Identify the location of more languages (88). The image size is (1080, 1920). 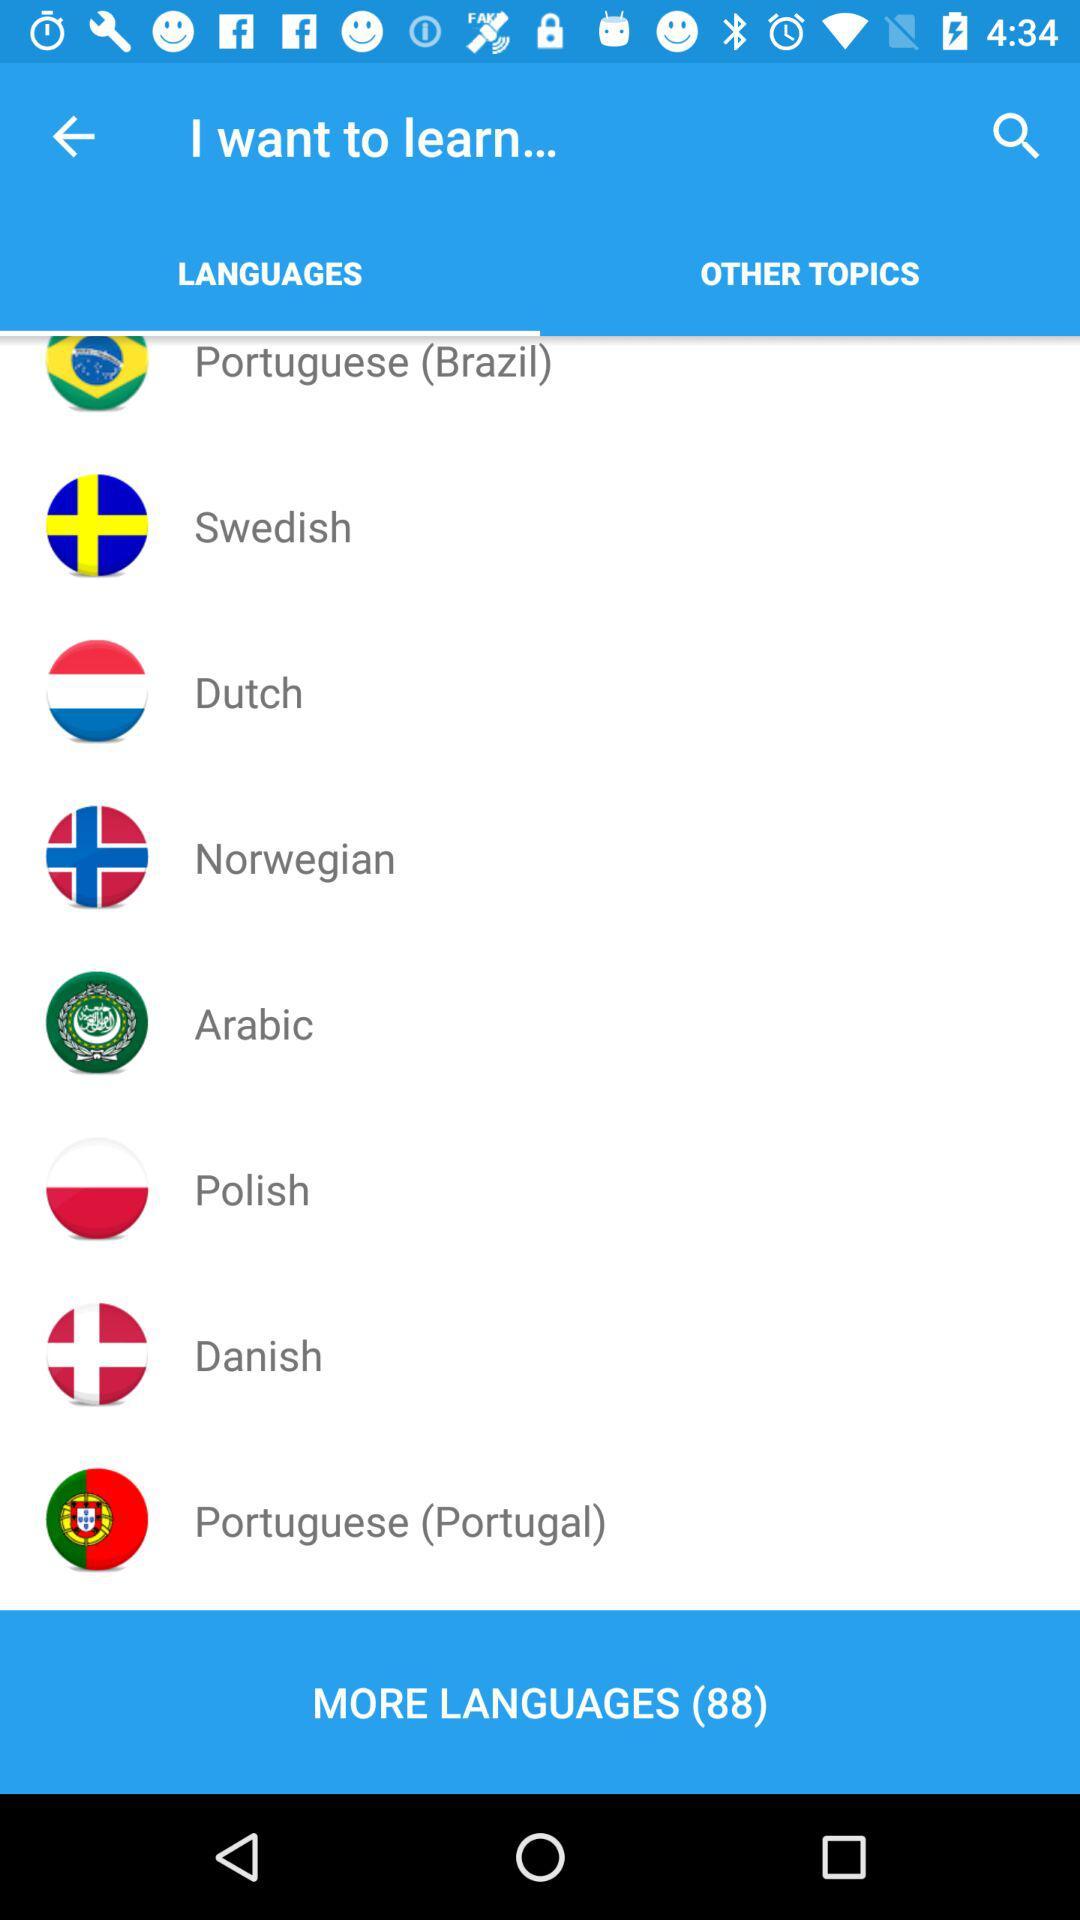
(540, 1701).